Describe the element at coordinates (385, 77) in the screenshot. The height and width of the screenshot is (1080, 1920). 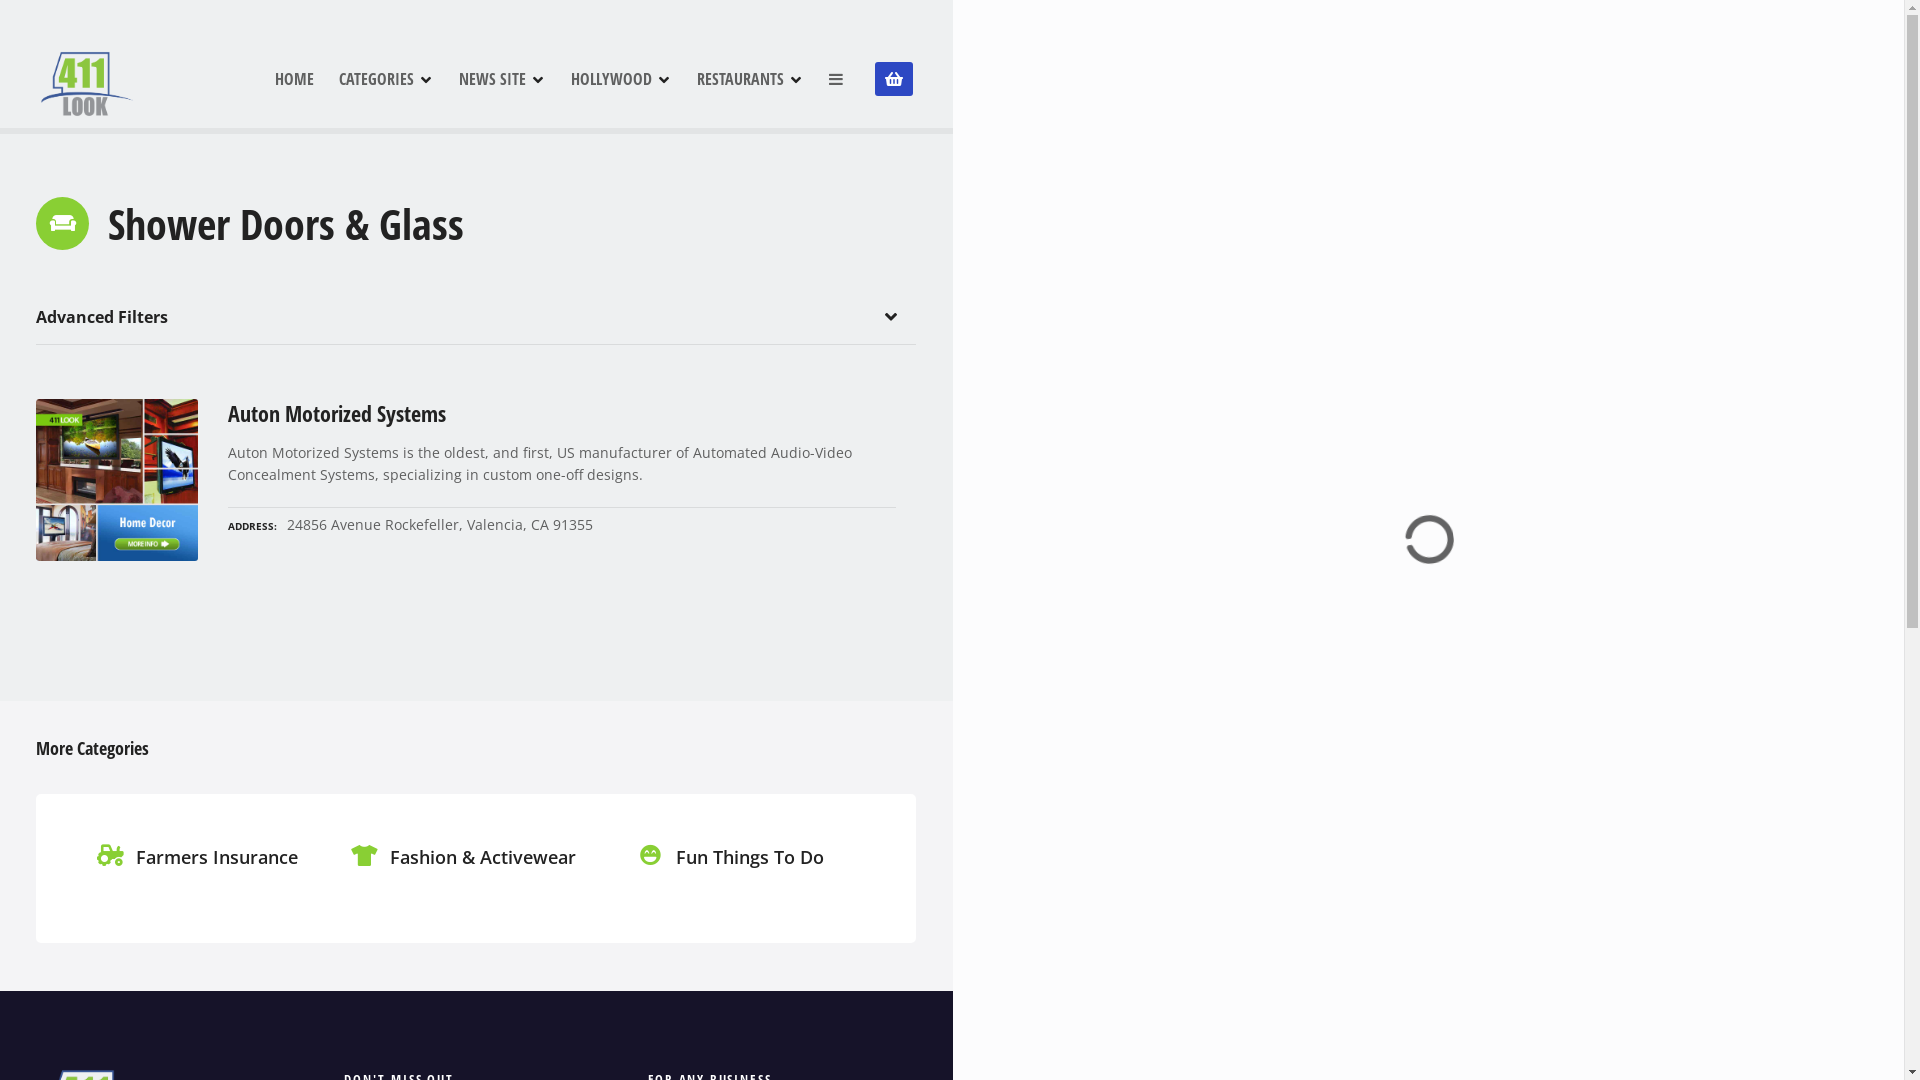
I see `'CATEGORIES'` at that location.